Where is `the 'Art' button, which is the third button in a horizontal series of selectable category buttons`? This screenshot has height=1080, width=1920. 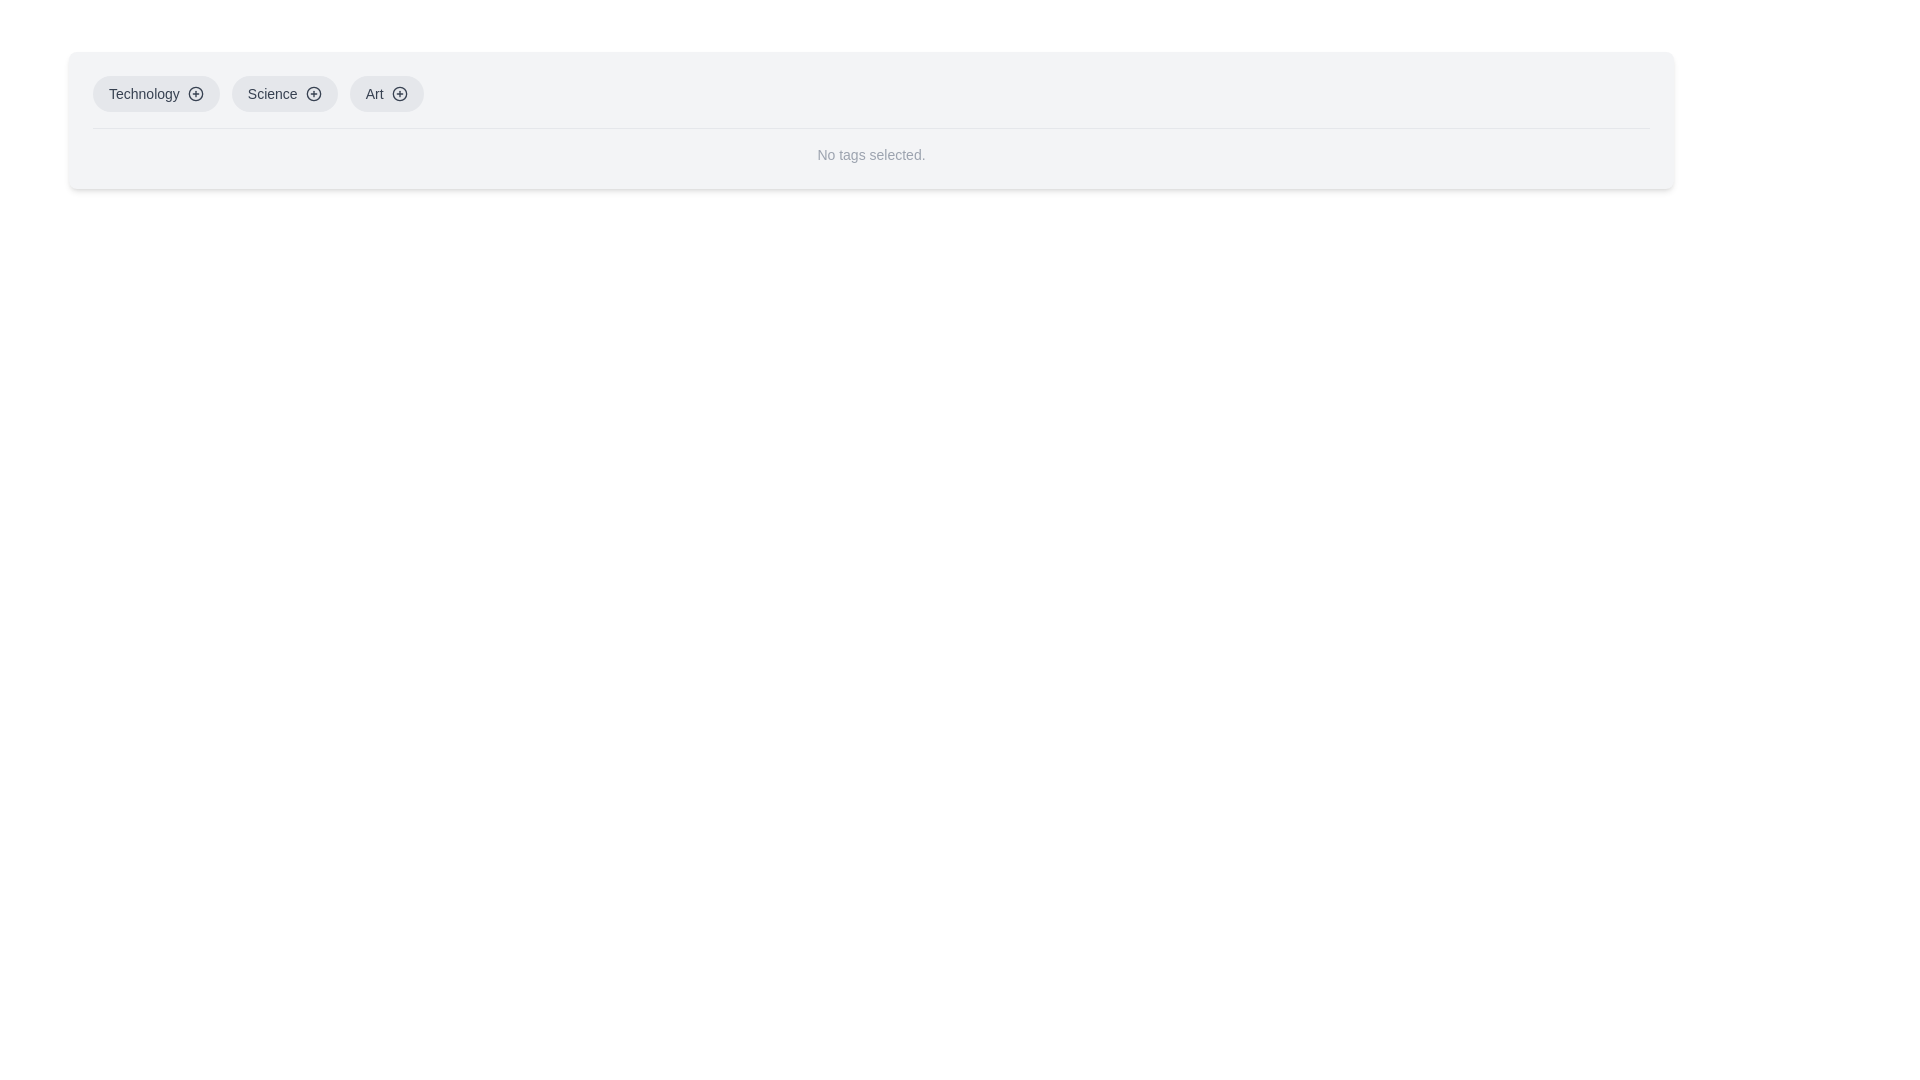
the 'Art' button, which is the third button in a horizontal series of selectable category buttons is located at coordinates (386, 93).